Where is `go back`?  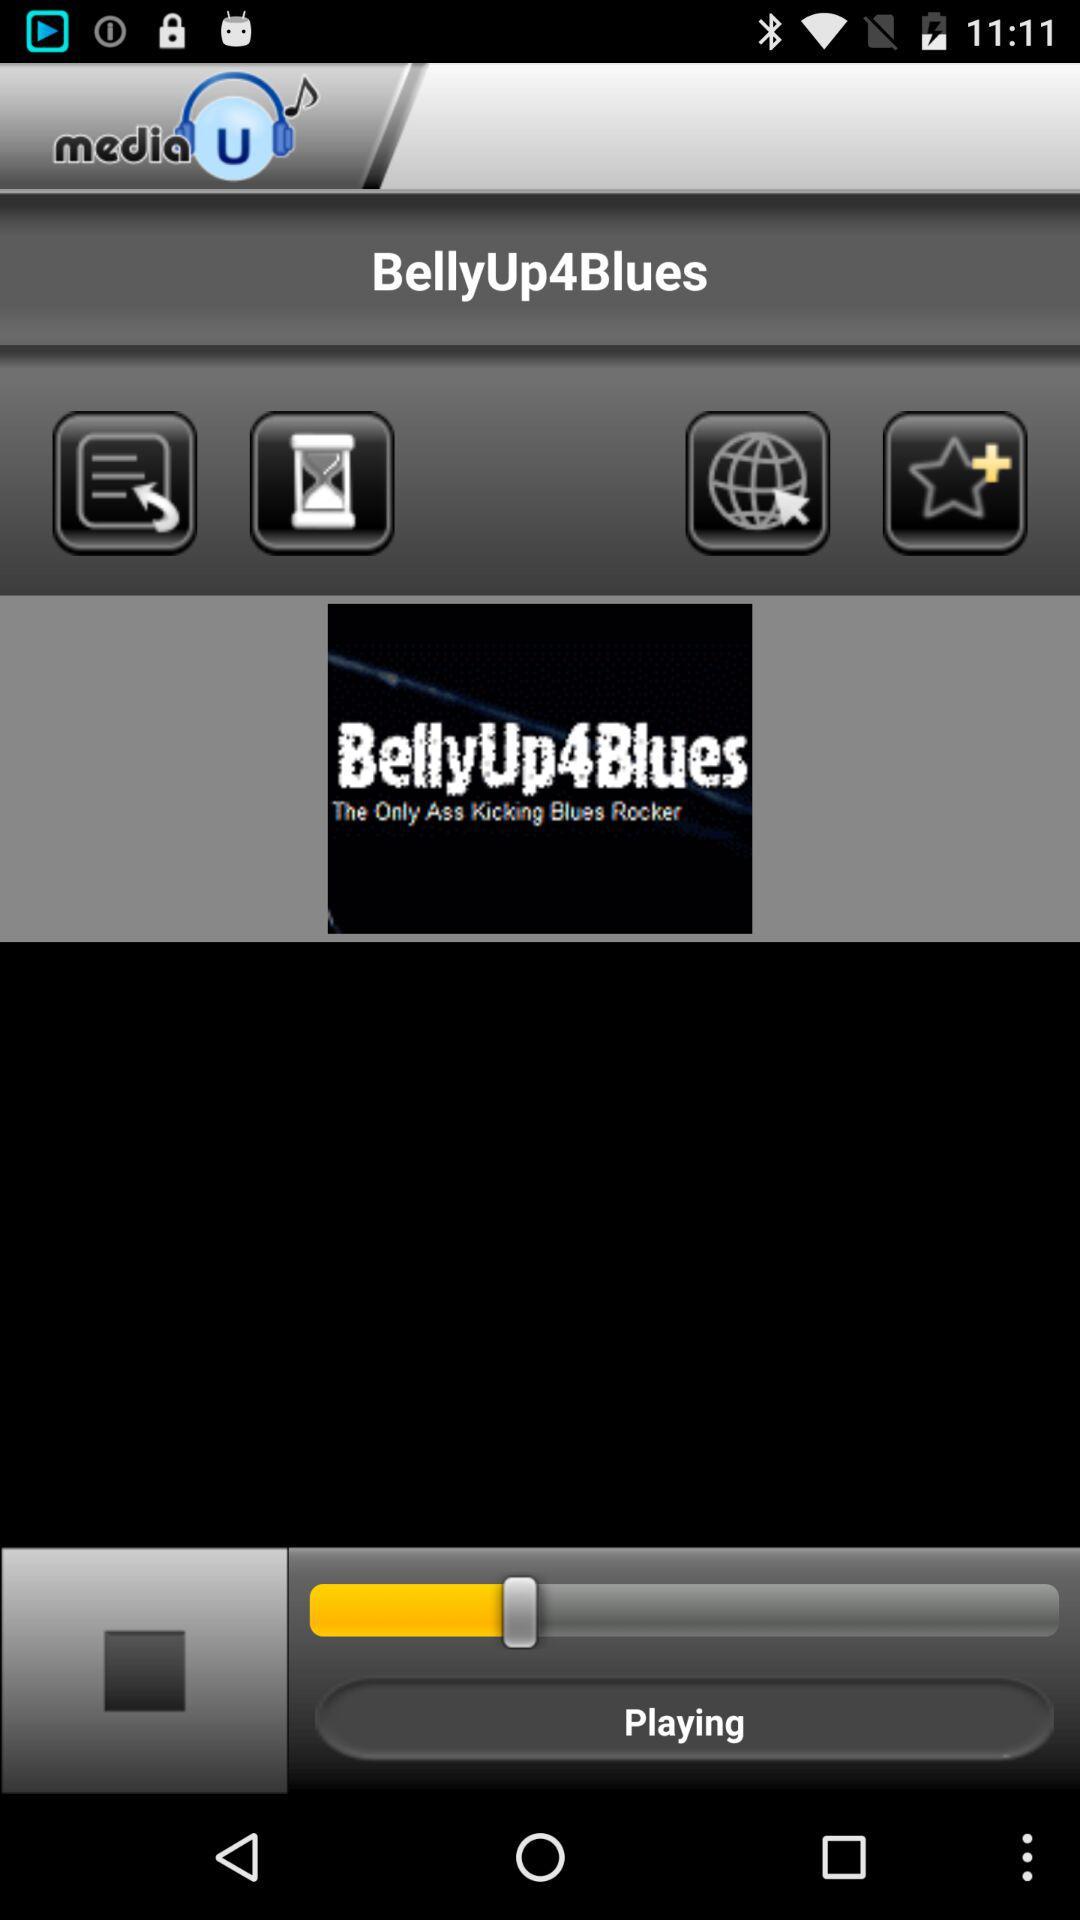
go back is located at coordinates (124, 483).